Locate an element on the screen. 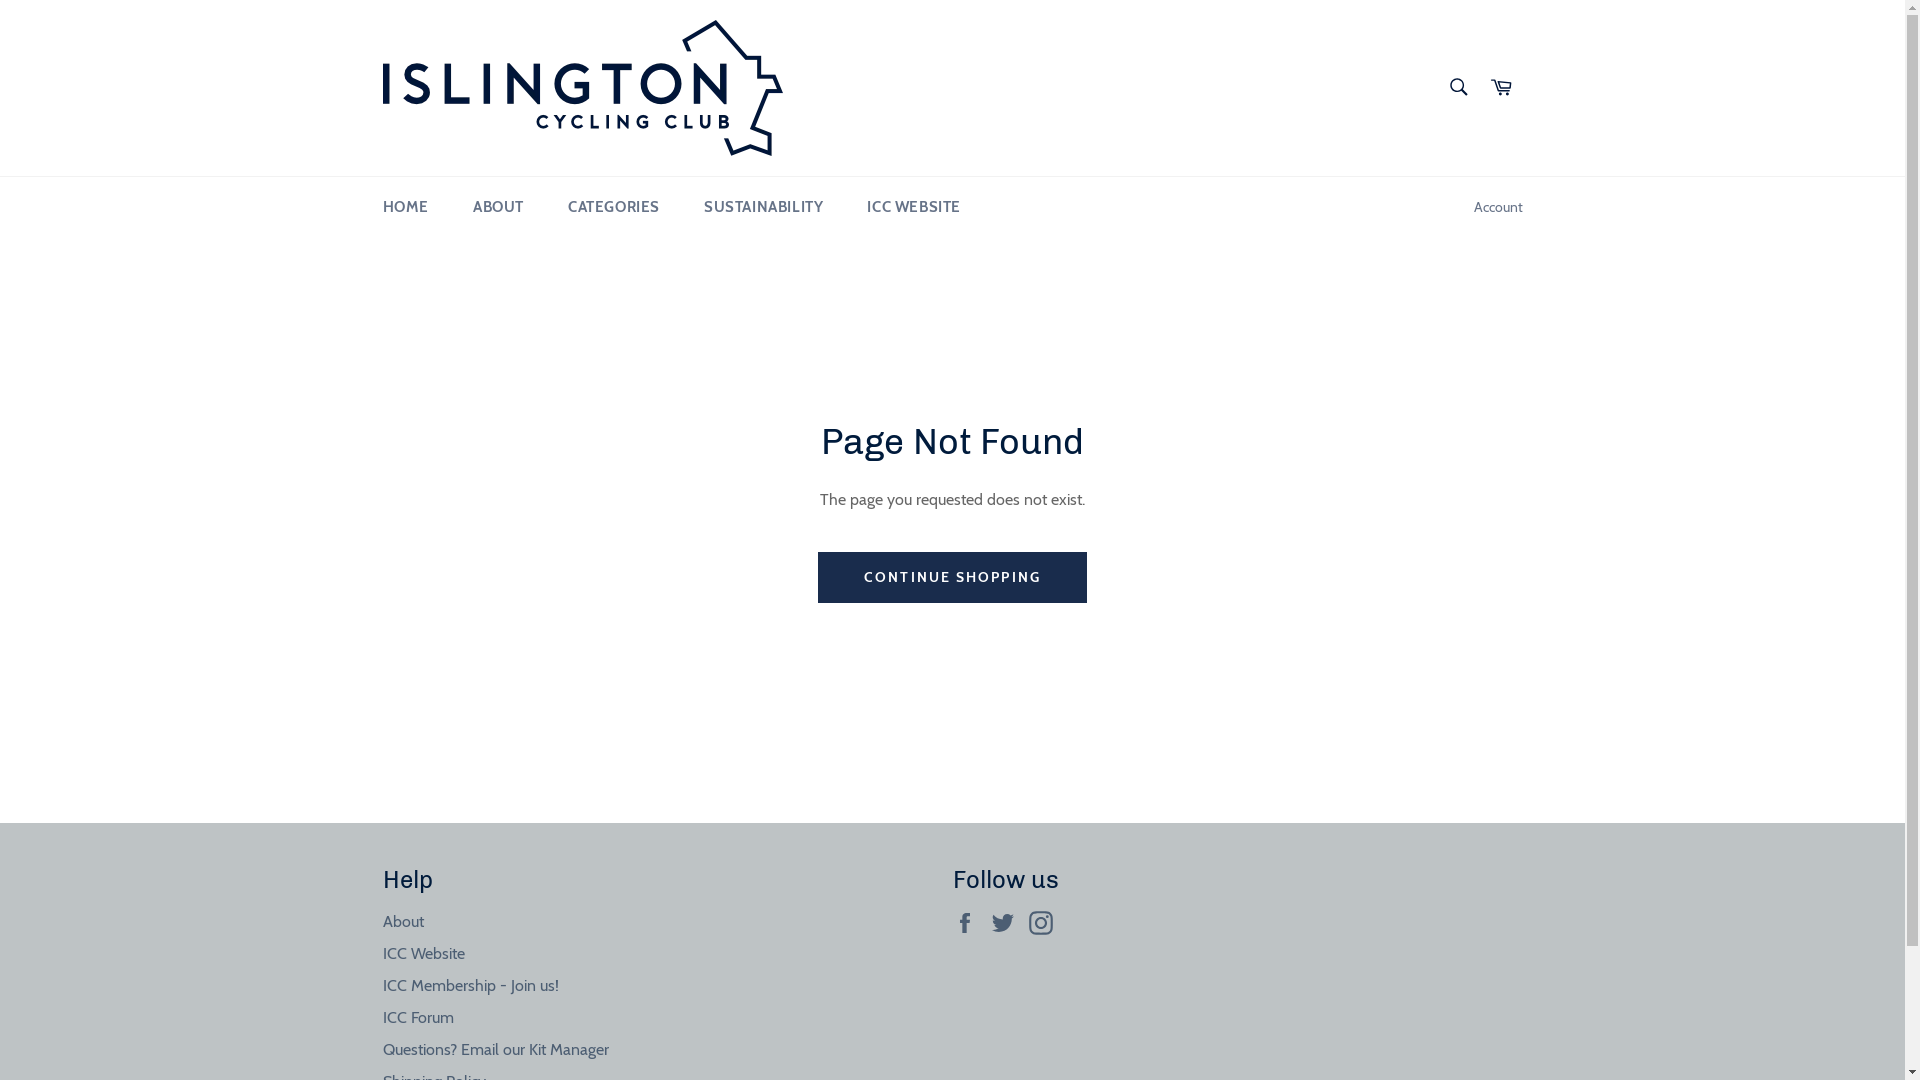  'Cart' is located at coordinates (1501, 87).